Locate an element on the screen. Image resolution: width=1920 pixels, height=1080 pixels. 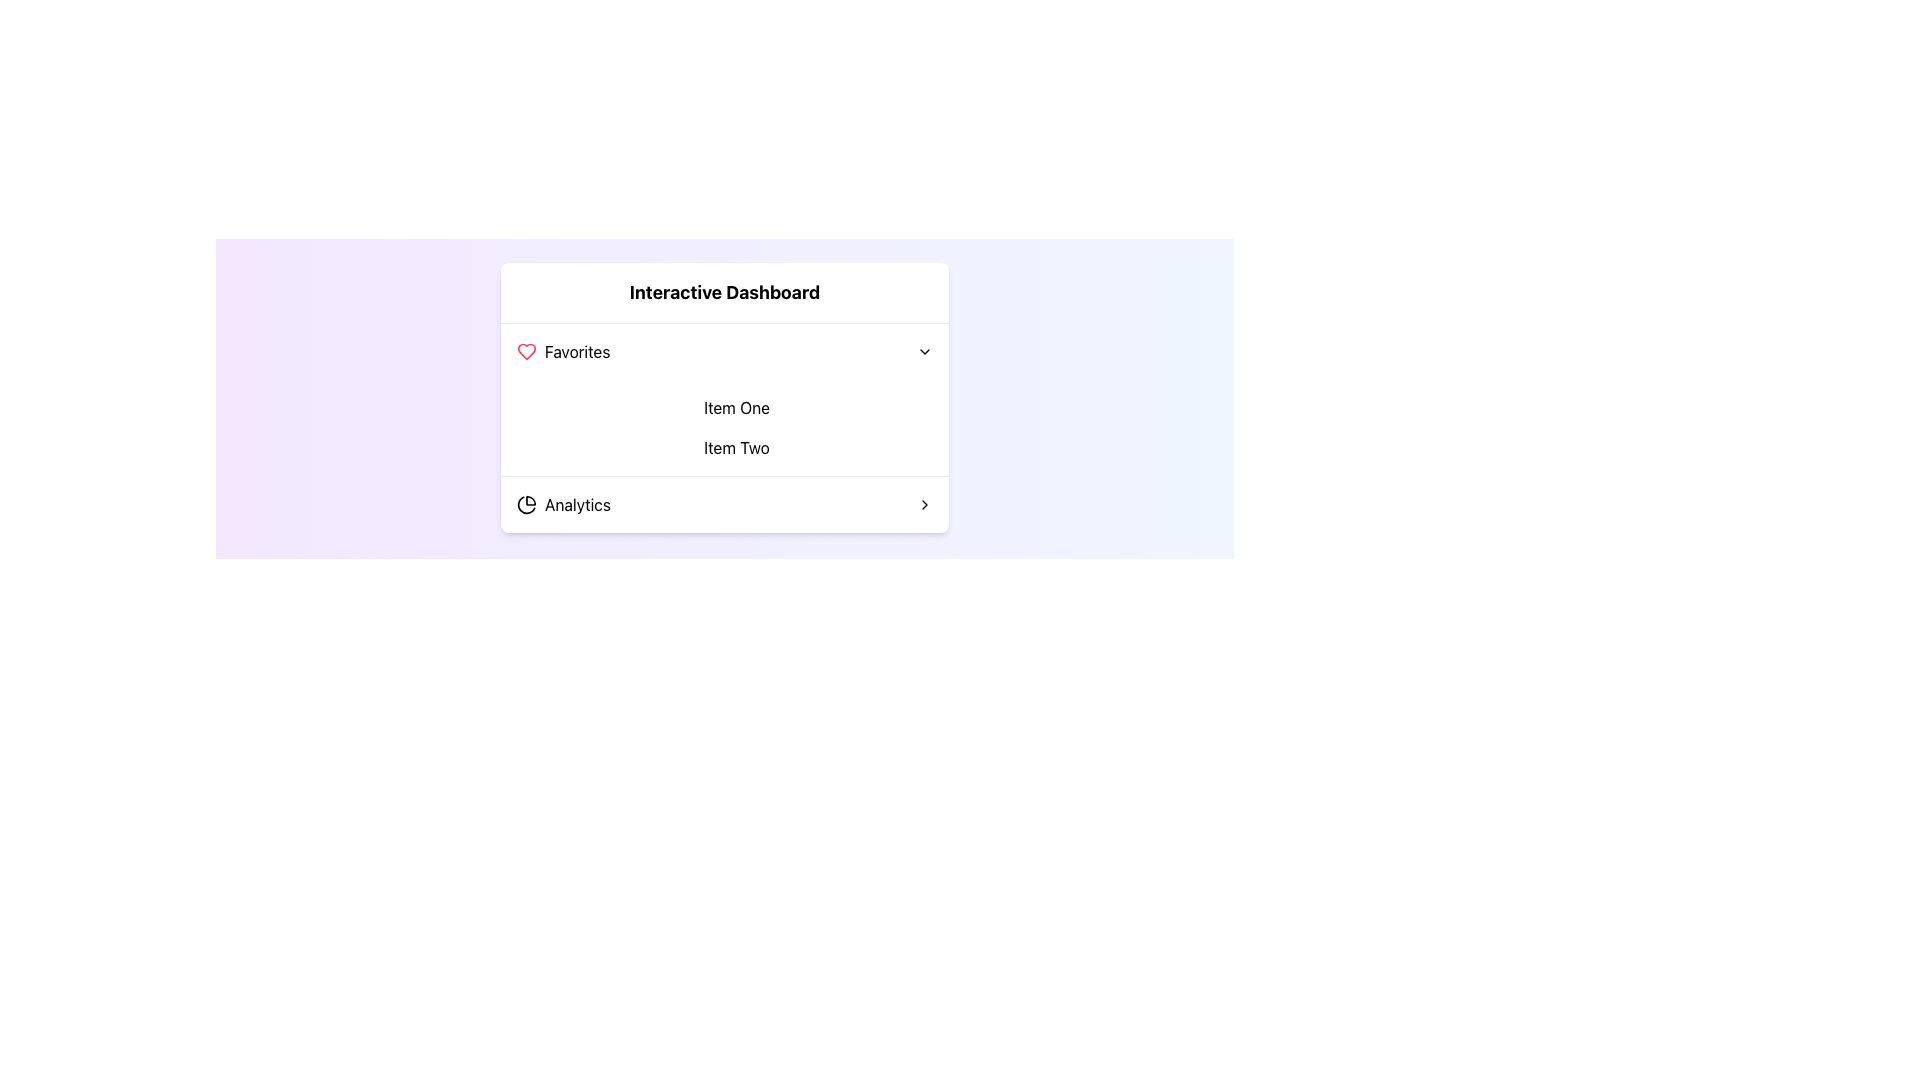
the text-based menu item labeled 'Item One' is located at coordinates (736, 407).